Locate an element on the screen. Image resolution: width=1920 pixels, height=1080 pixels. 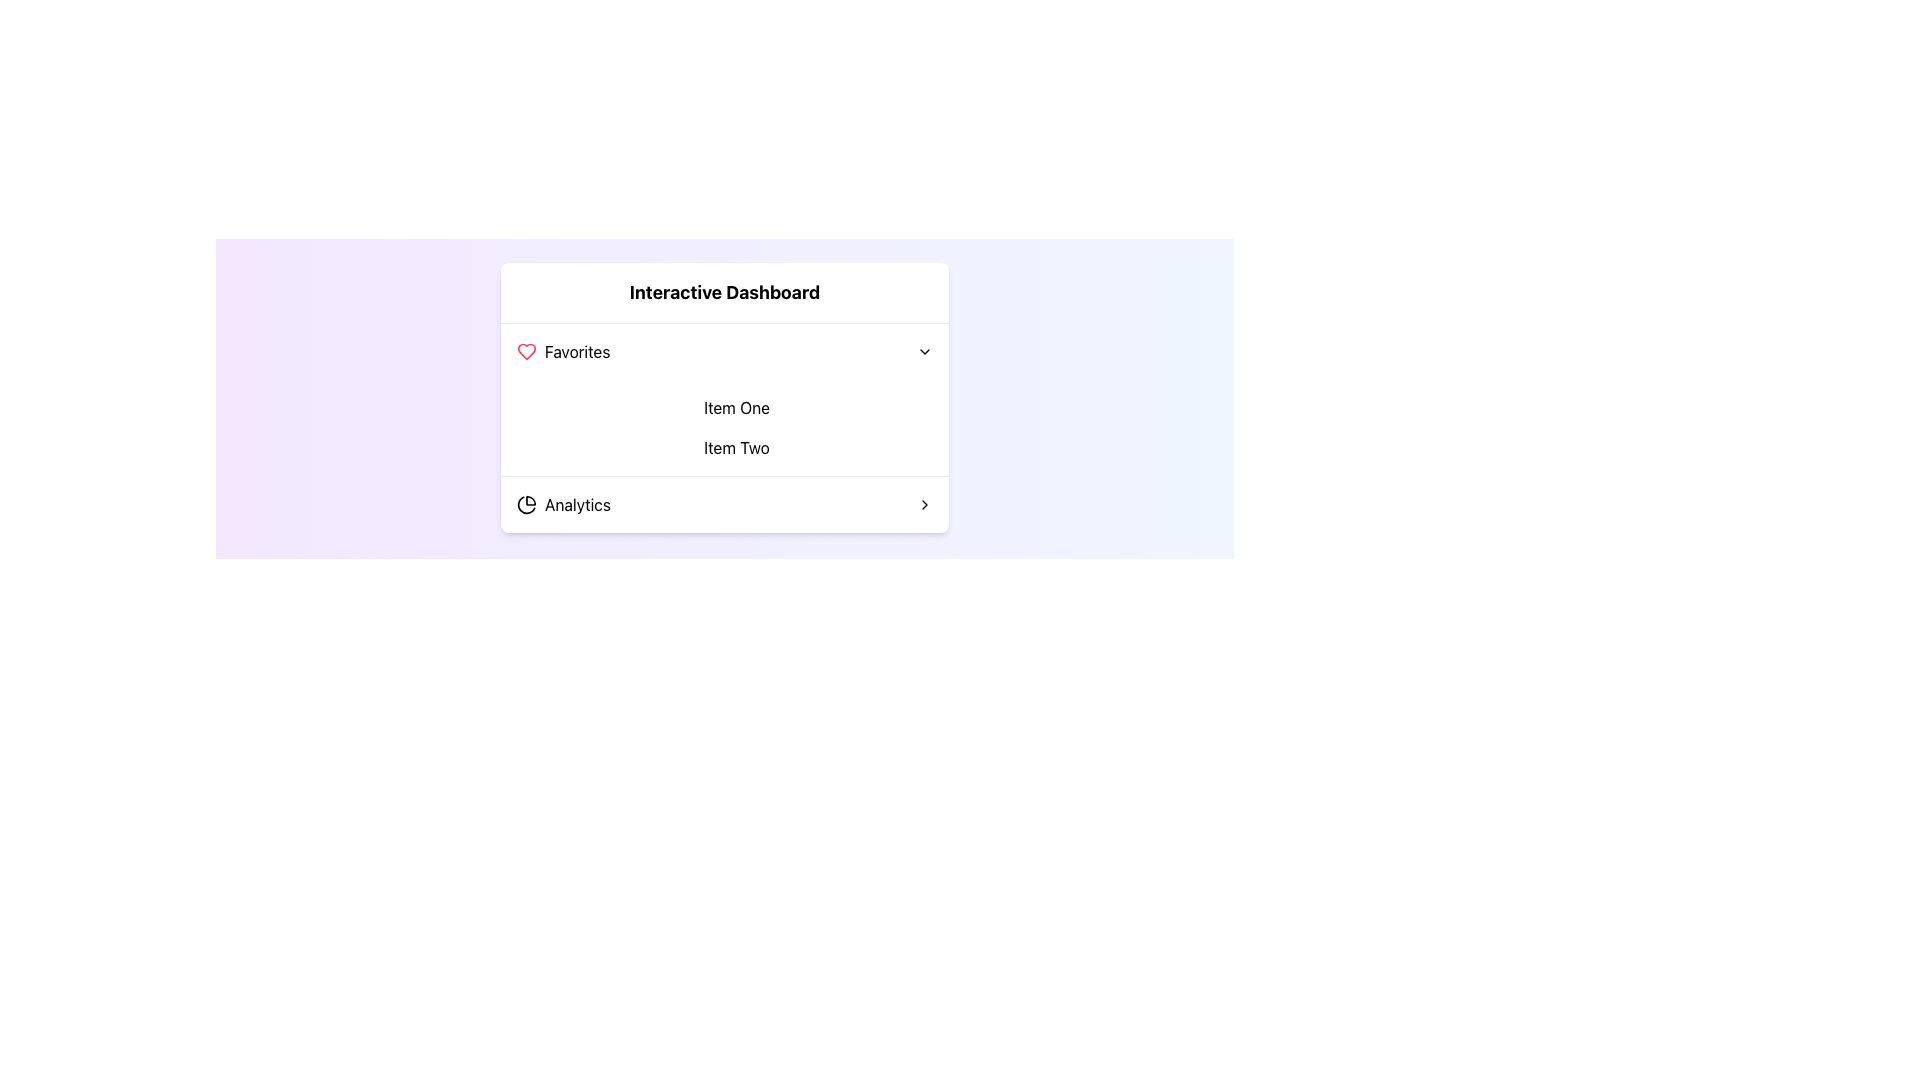
the text-based menu item labeled 'Item One' is located at coordinates (736, 407).